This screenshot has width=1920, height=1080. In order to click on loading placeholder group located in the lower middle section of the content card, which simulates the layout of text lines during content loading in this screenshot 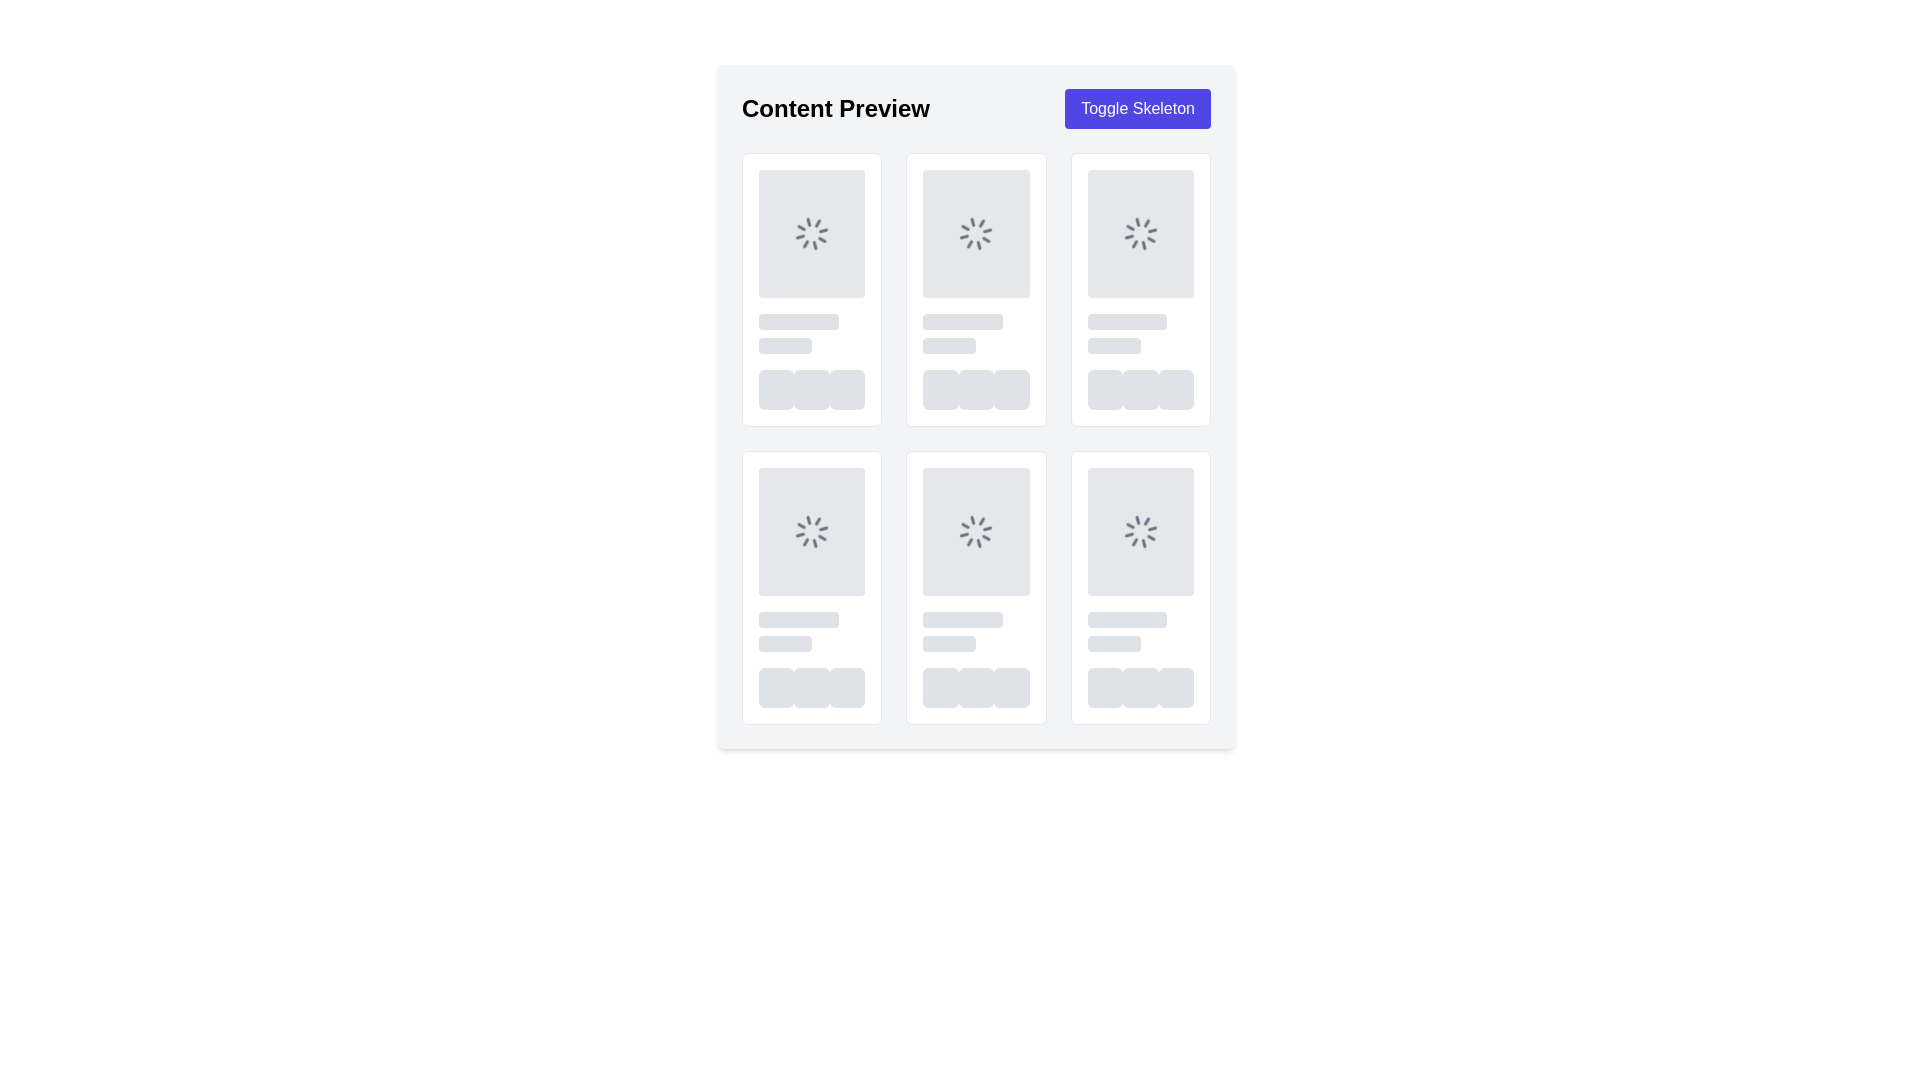, I will do `click(812, 333)`.